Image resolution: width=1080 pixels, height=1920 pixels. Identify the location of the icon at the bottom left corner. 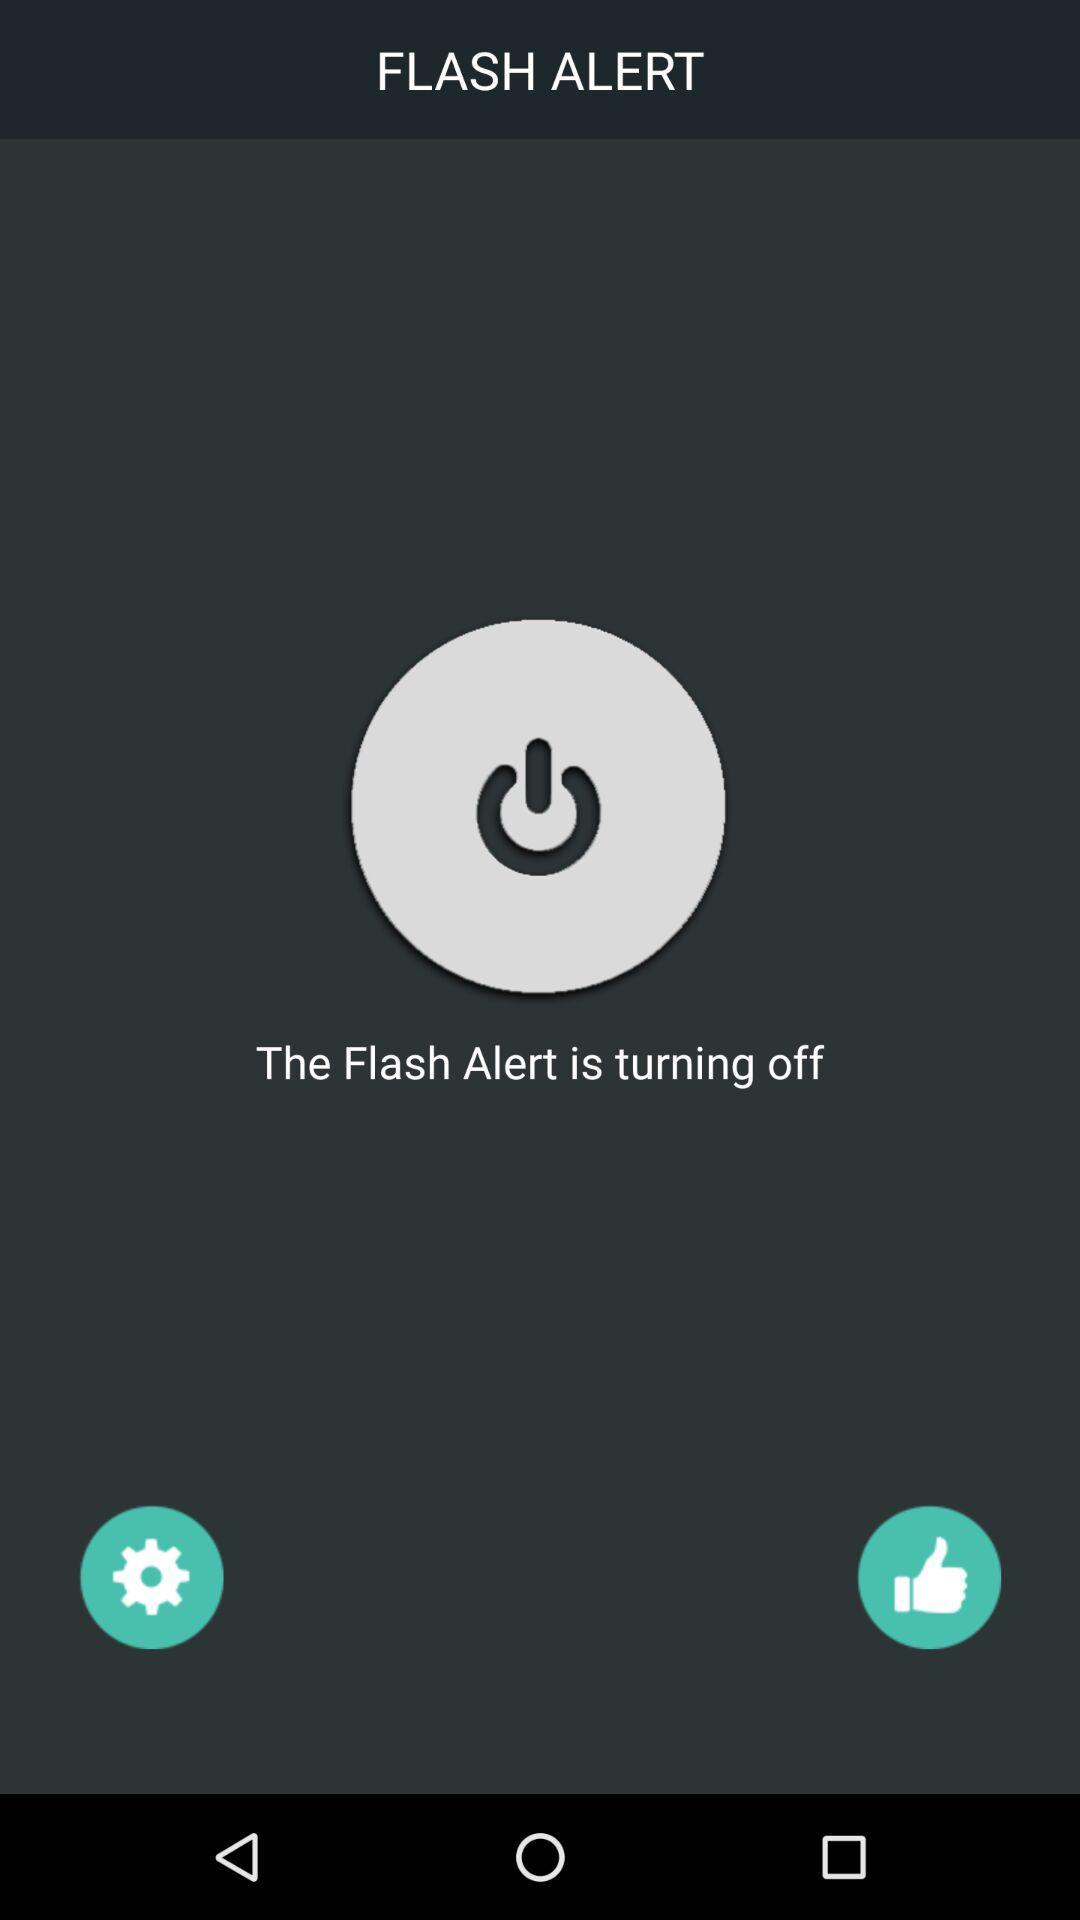
(150, 1575).